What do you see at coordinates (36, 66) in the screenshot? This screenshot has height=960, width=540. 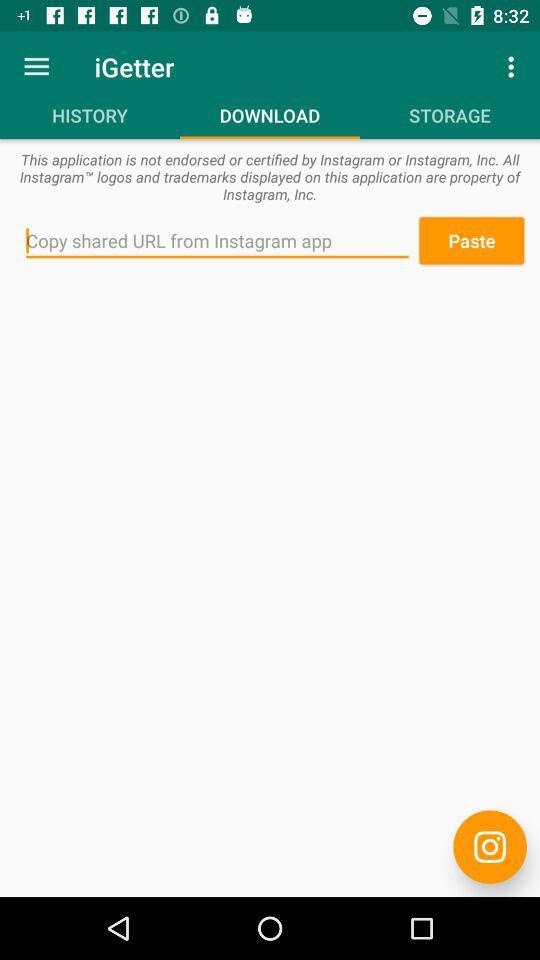 I see `the icon next to igetter icon` at bounding box center [36, 66].